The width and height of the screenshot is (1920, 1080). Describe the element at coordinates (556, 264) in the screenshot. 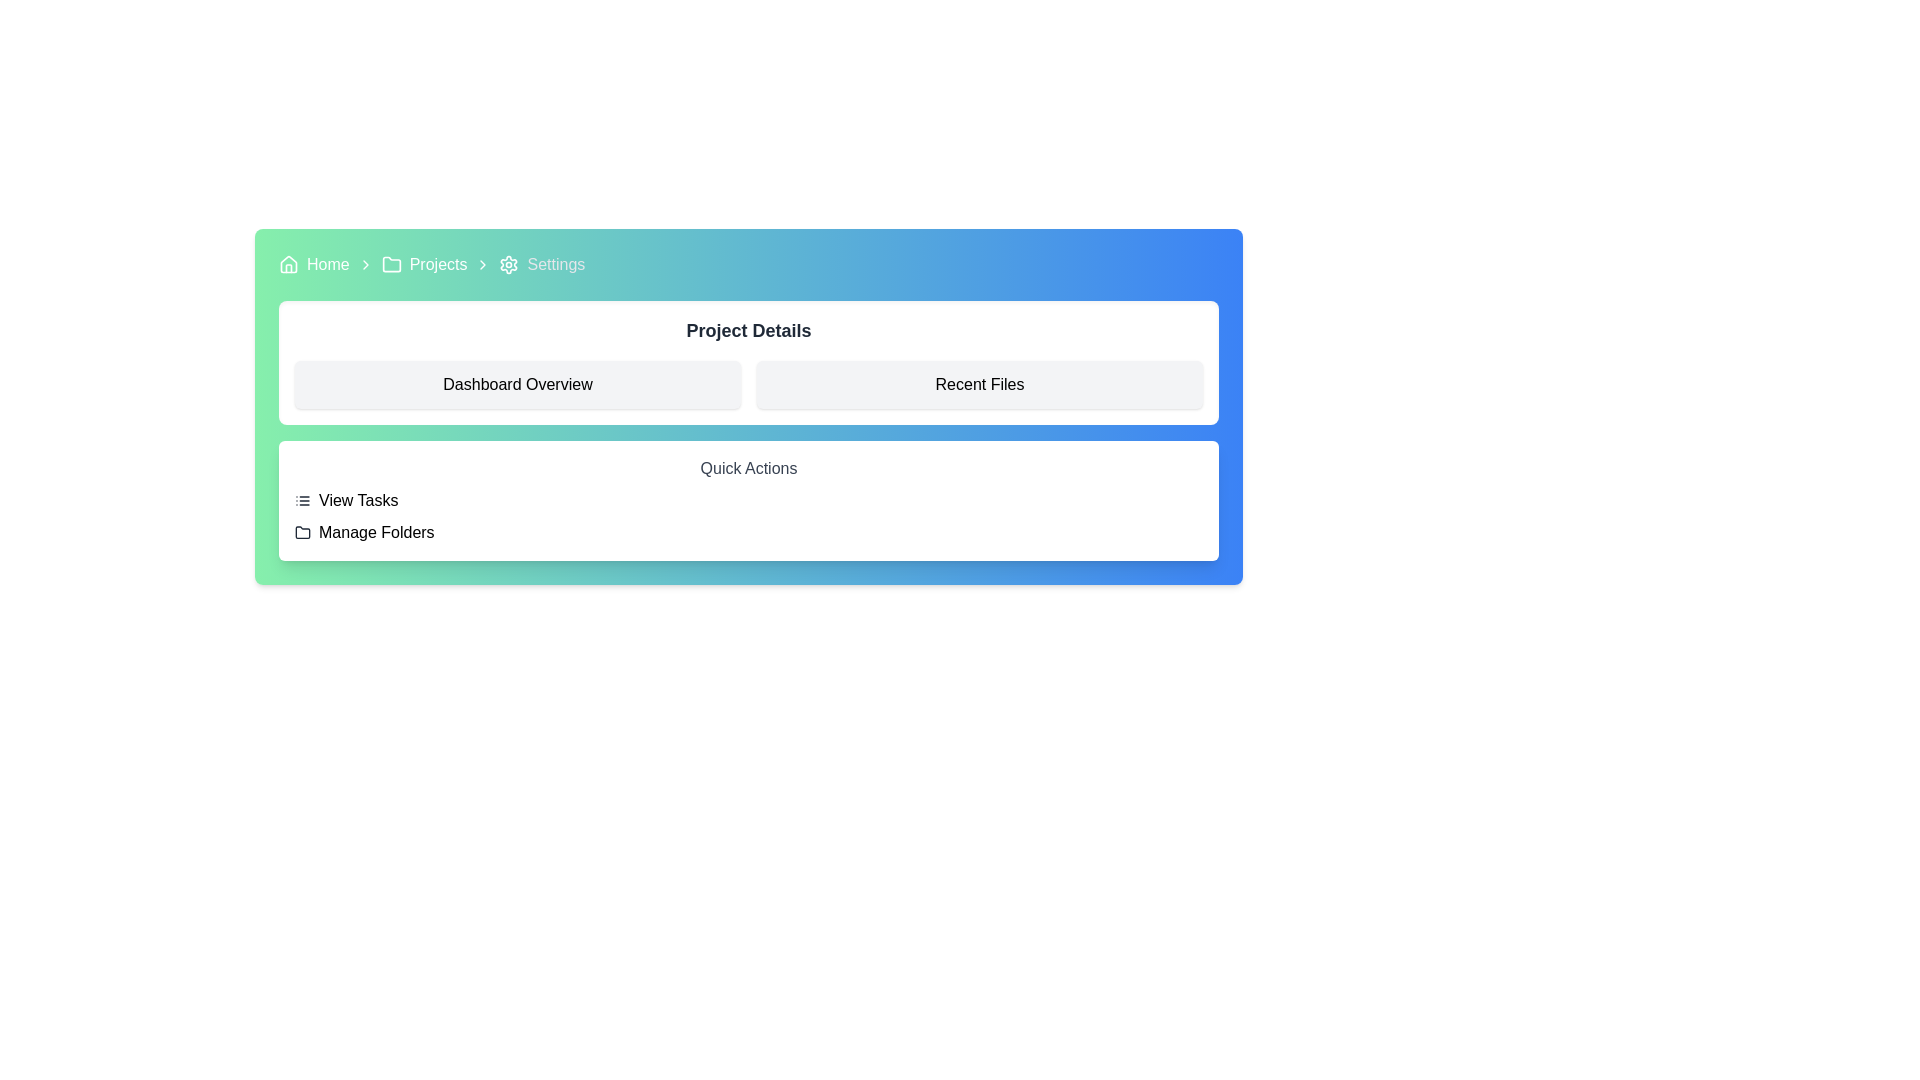

I see `the 'Settings' text label in the breadcrumb navigation bar, which is the third link following 'Home' and 'Projects'` at that location.